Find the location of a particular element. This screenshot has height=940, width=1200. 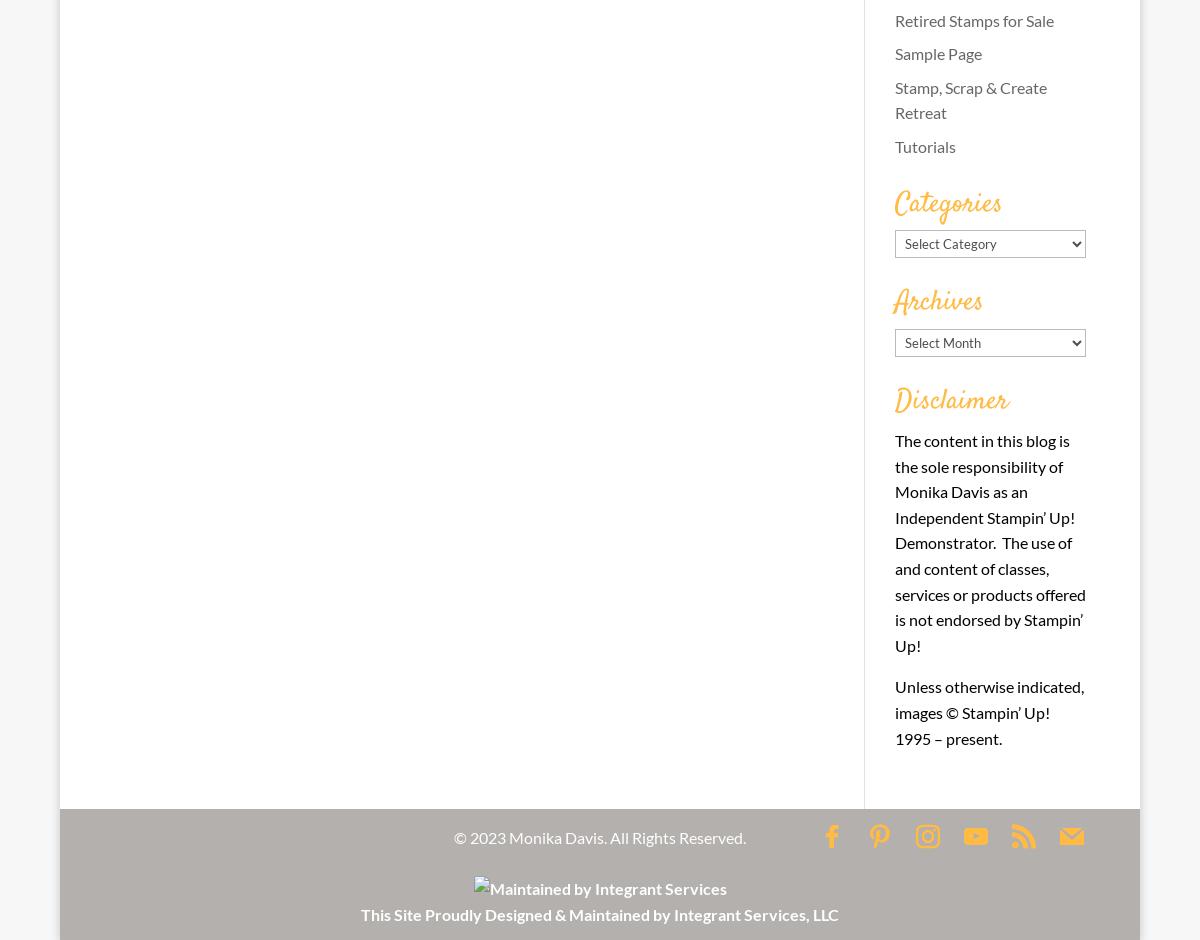

'Categories' is located at coordinates (893, 202).